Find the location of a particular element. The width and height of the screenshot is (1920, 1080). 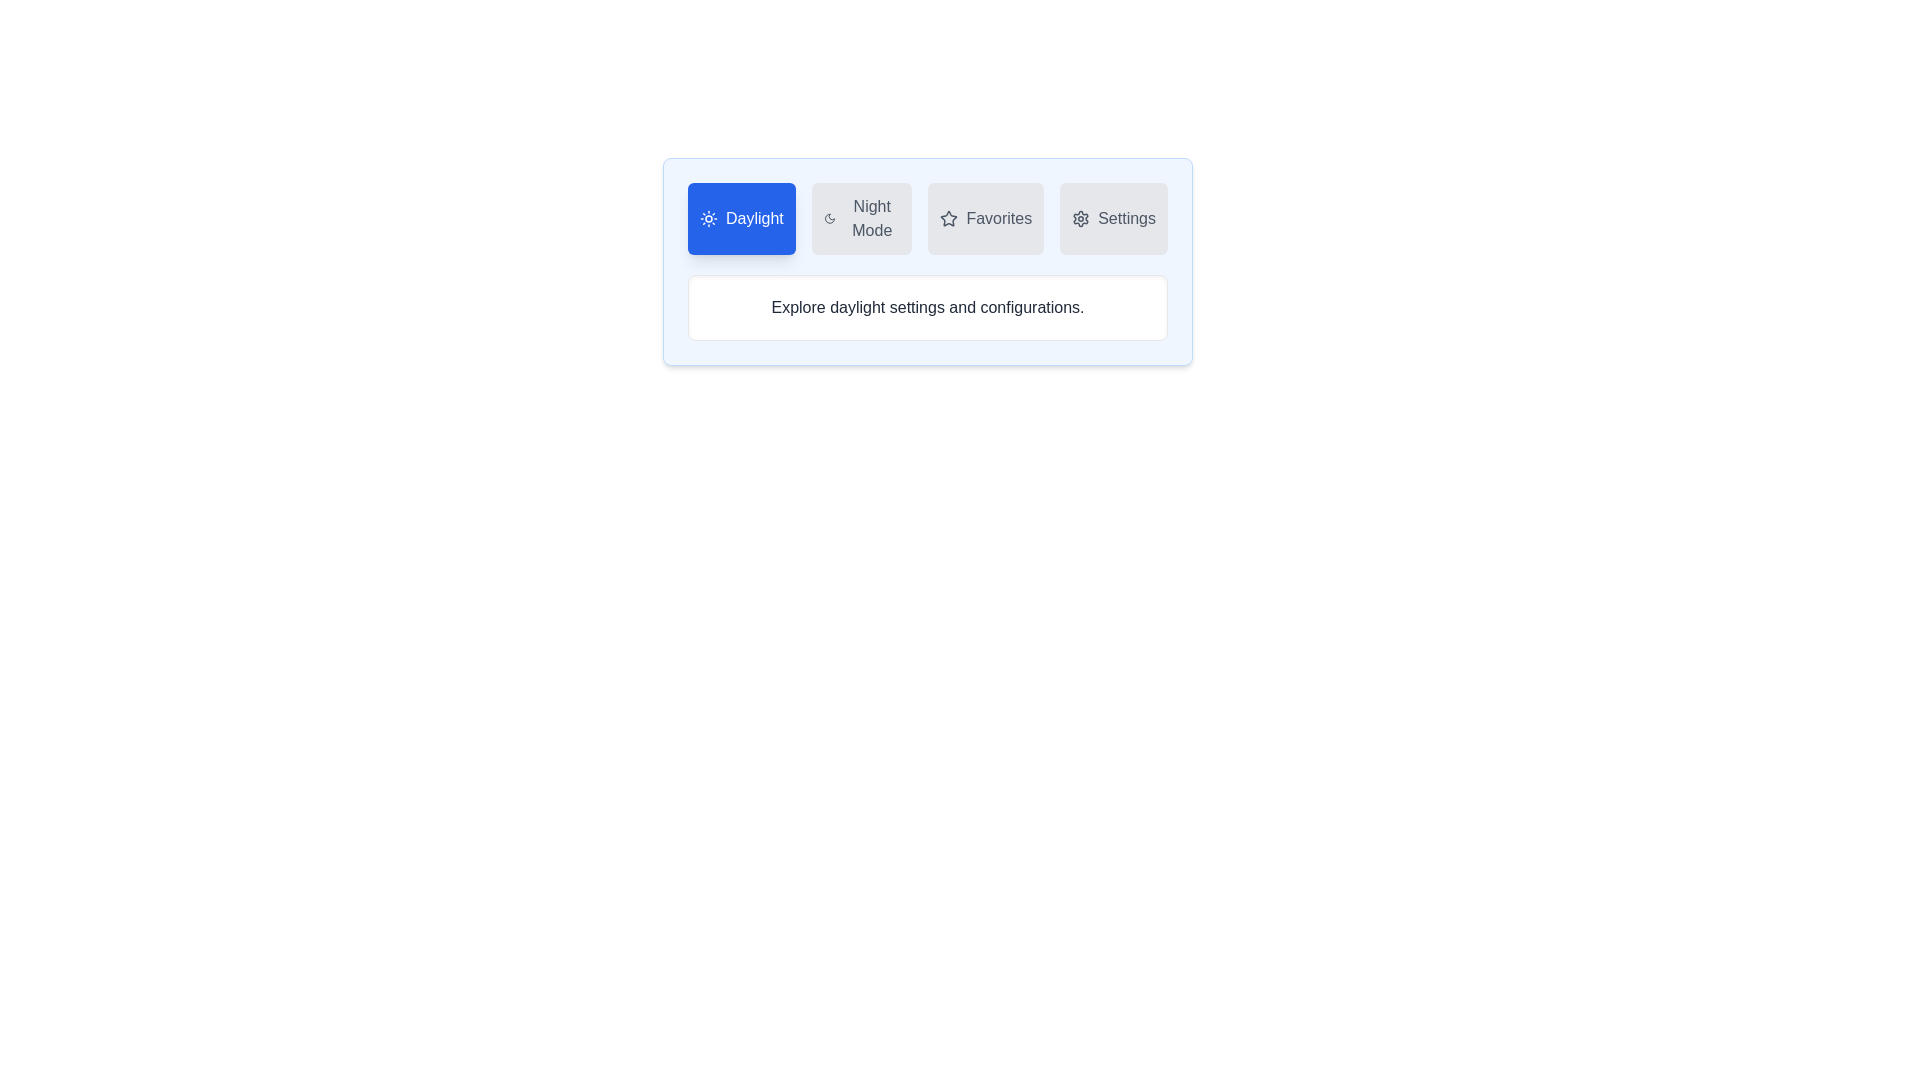

the Daylight tab to observe hover effects is located at coordinates (740, 219).